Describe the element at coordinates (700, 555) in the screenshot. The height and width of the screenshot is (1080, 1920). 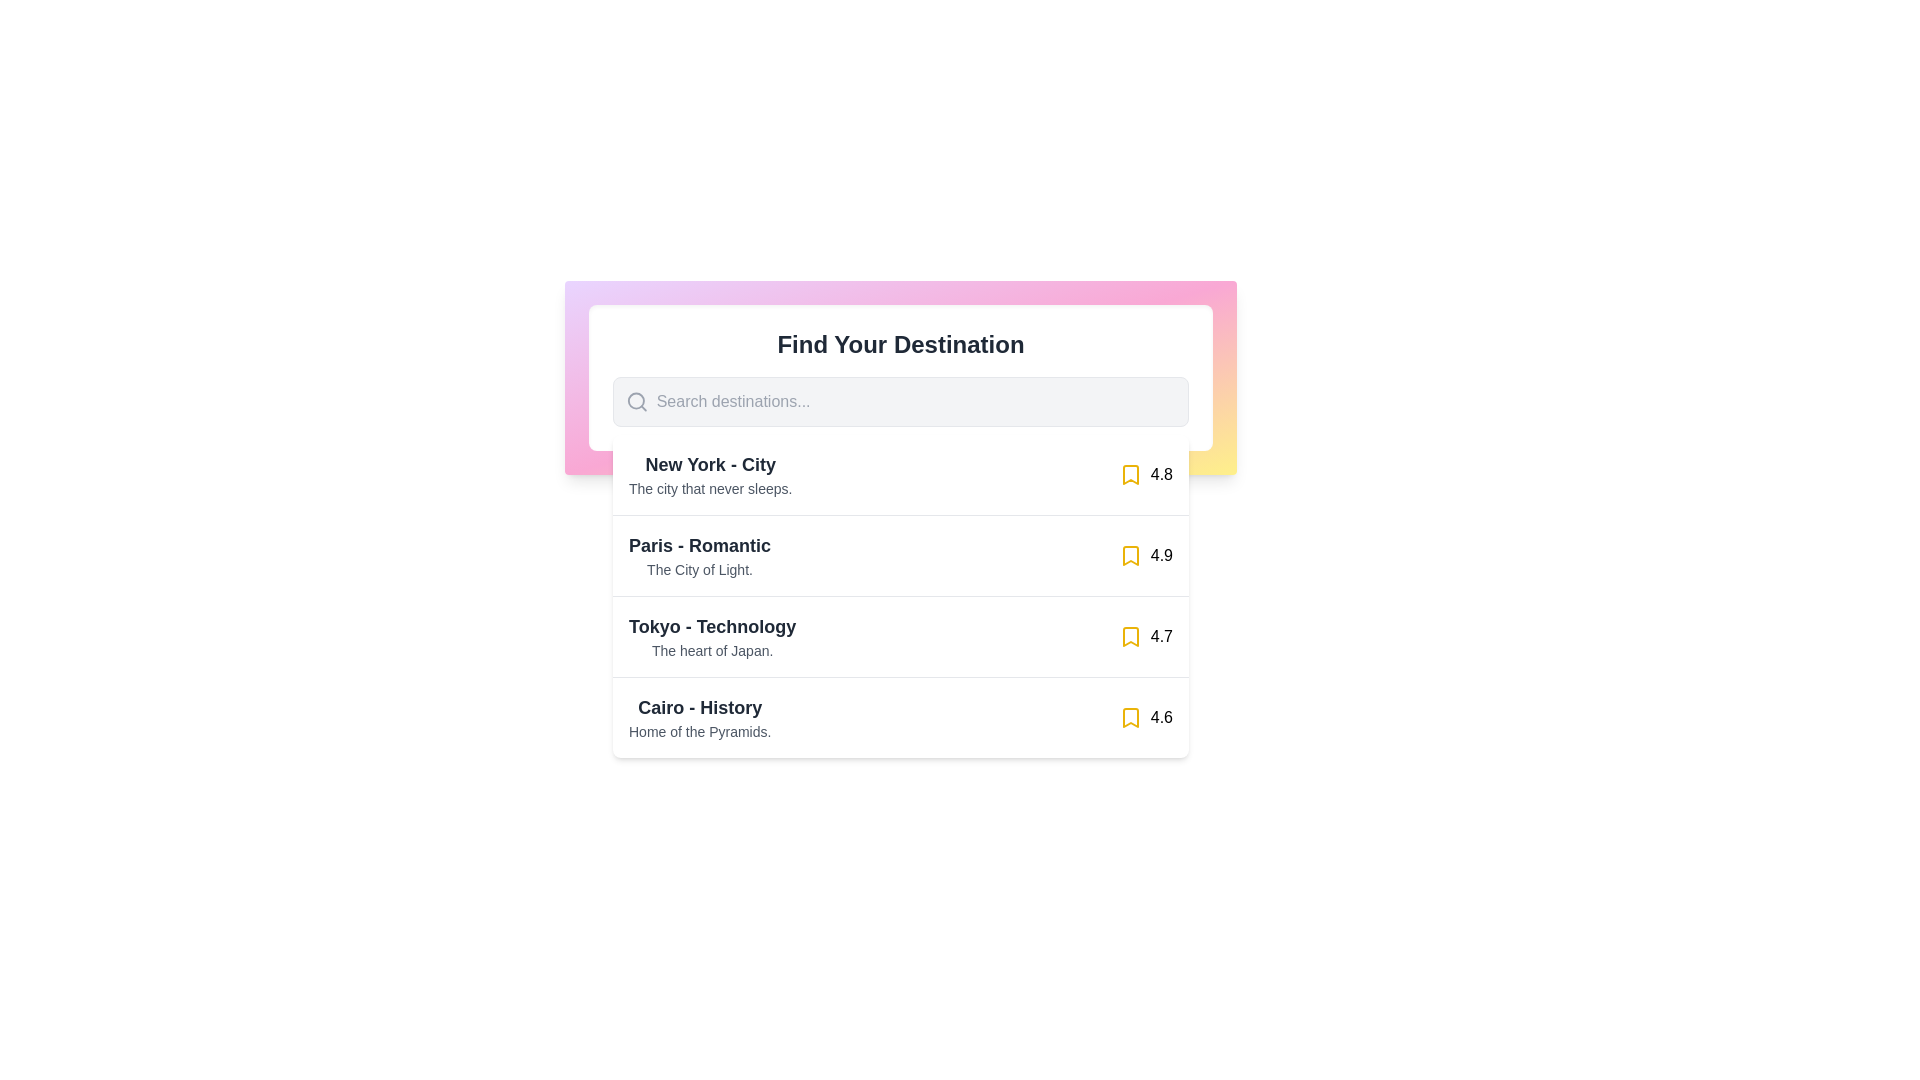
I see `the travel destination text display that provides information about the destination name and tagline, positioned between 'New York - City' and 'Tokyo - Technology'` at that location.